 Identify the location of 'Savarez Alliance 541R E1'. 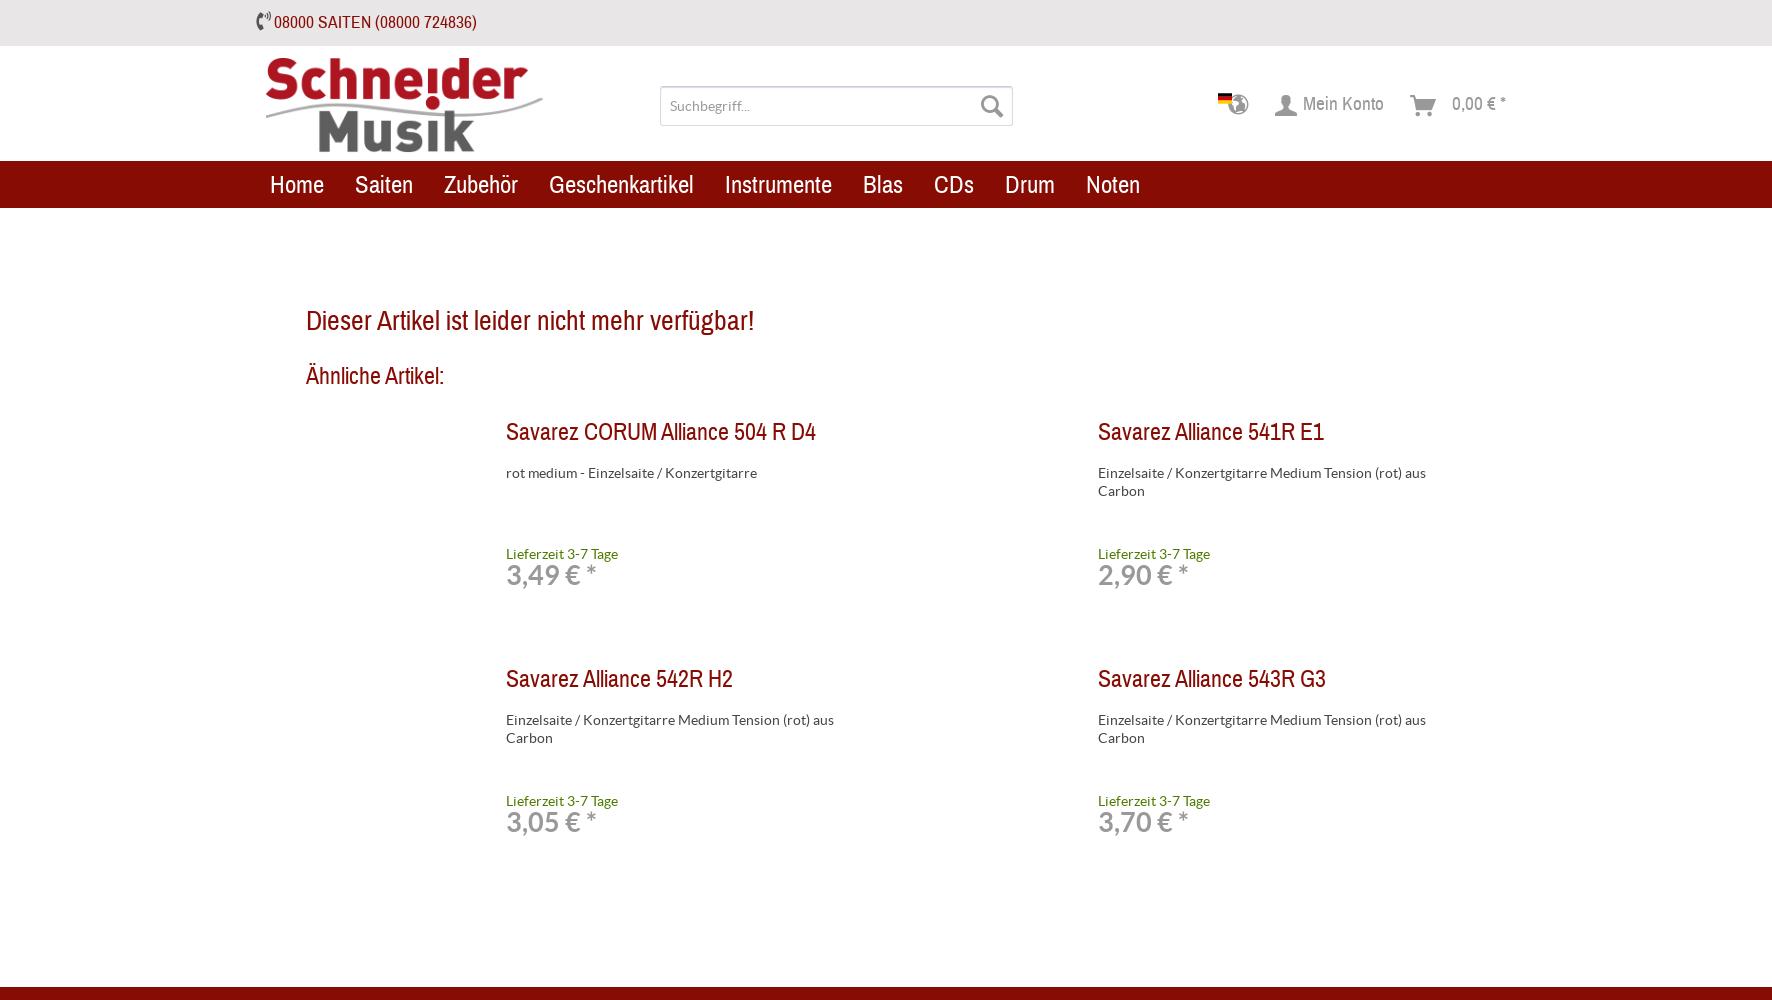
(1209, 432).